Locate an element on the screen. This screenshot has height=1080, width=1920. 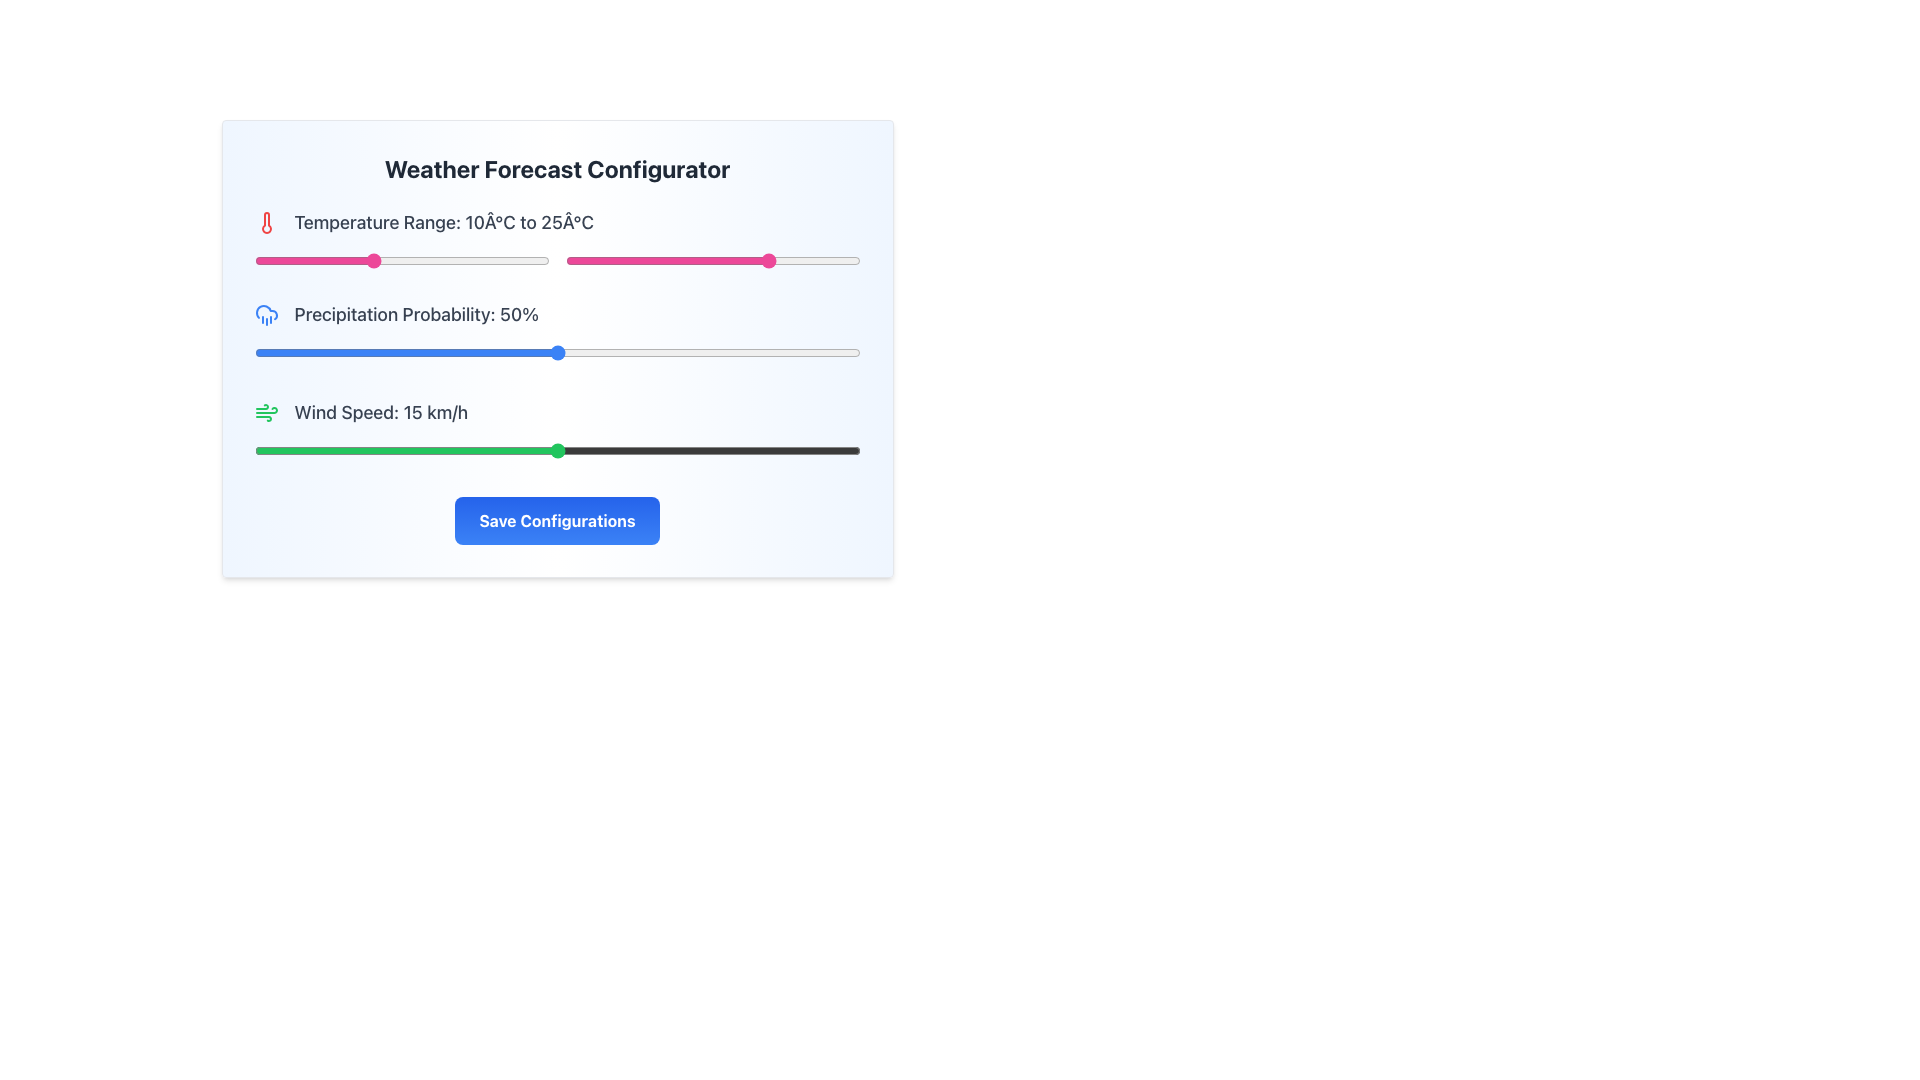
the precipitation probability is located at coordinates (508, 352).